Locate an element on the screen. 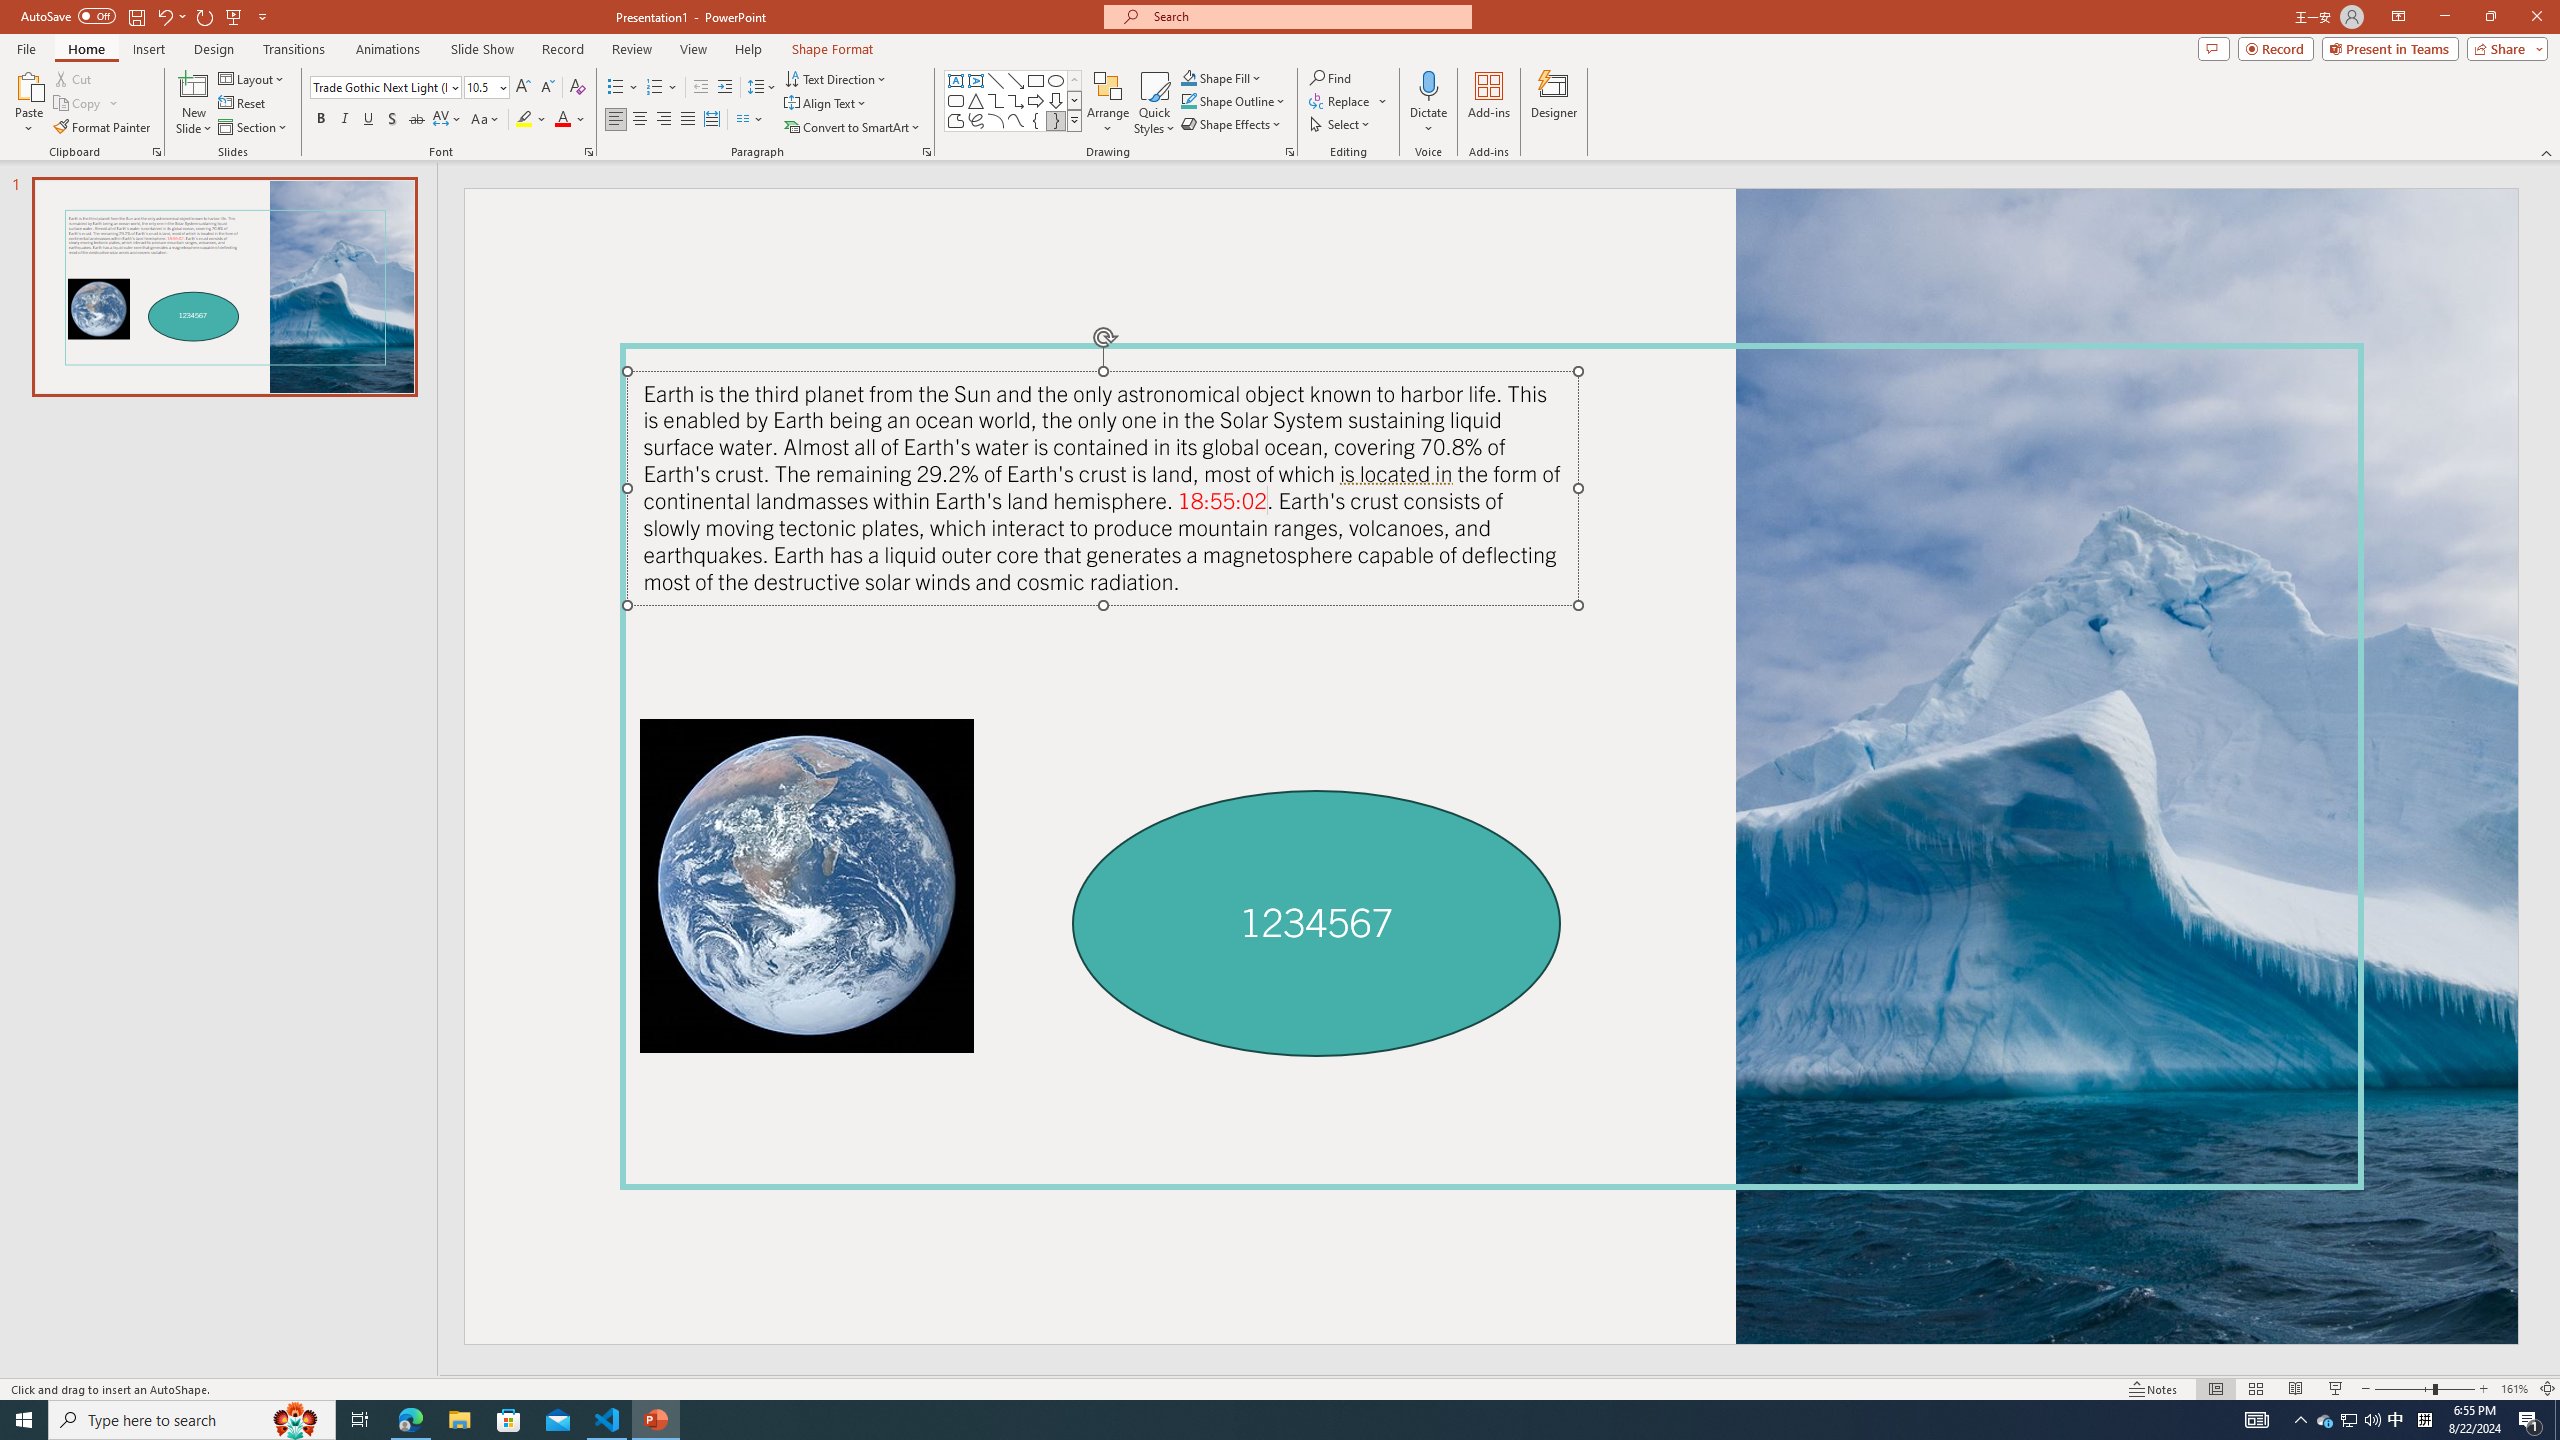 This screenshot has width=2560, height=1440. 'Shape Fill Aqua, Accent 2' is located at coordinates (1189, 77).